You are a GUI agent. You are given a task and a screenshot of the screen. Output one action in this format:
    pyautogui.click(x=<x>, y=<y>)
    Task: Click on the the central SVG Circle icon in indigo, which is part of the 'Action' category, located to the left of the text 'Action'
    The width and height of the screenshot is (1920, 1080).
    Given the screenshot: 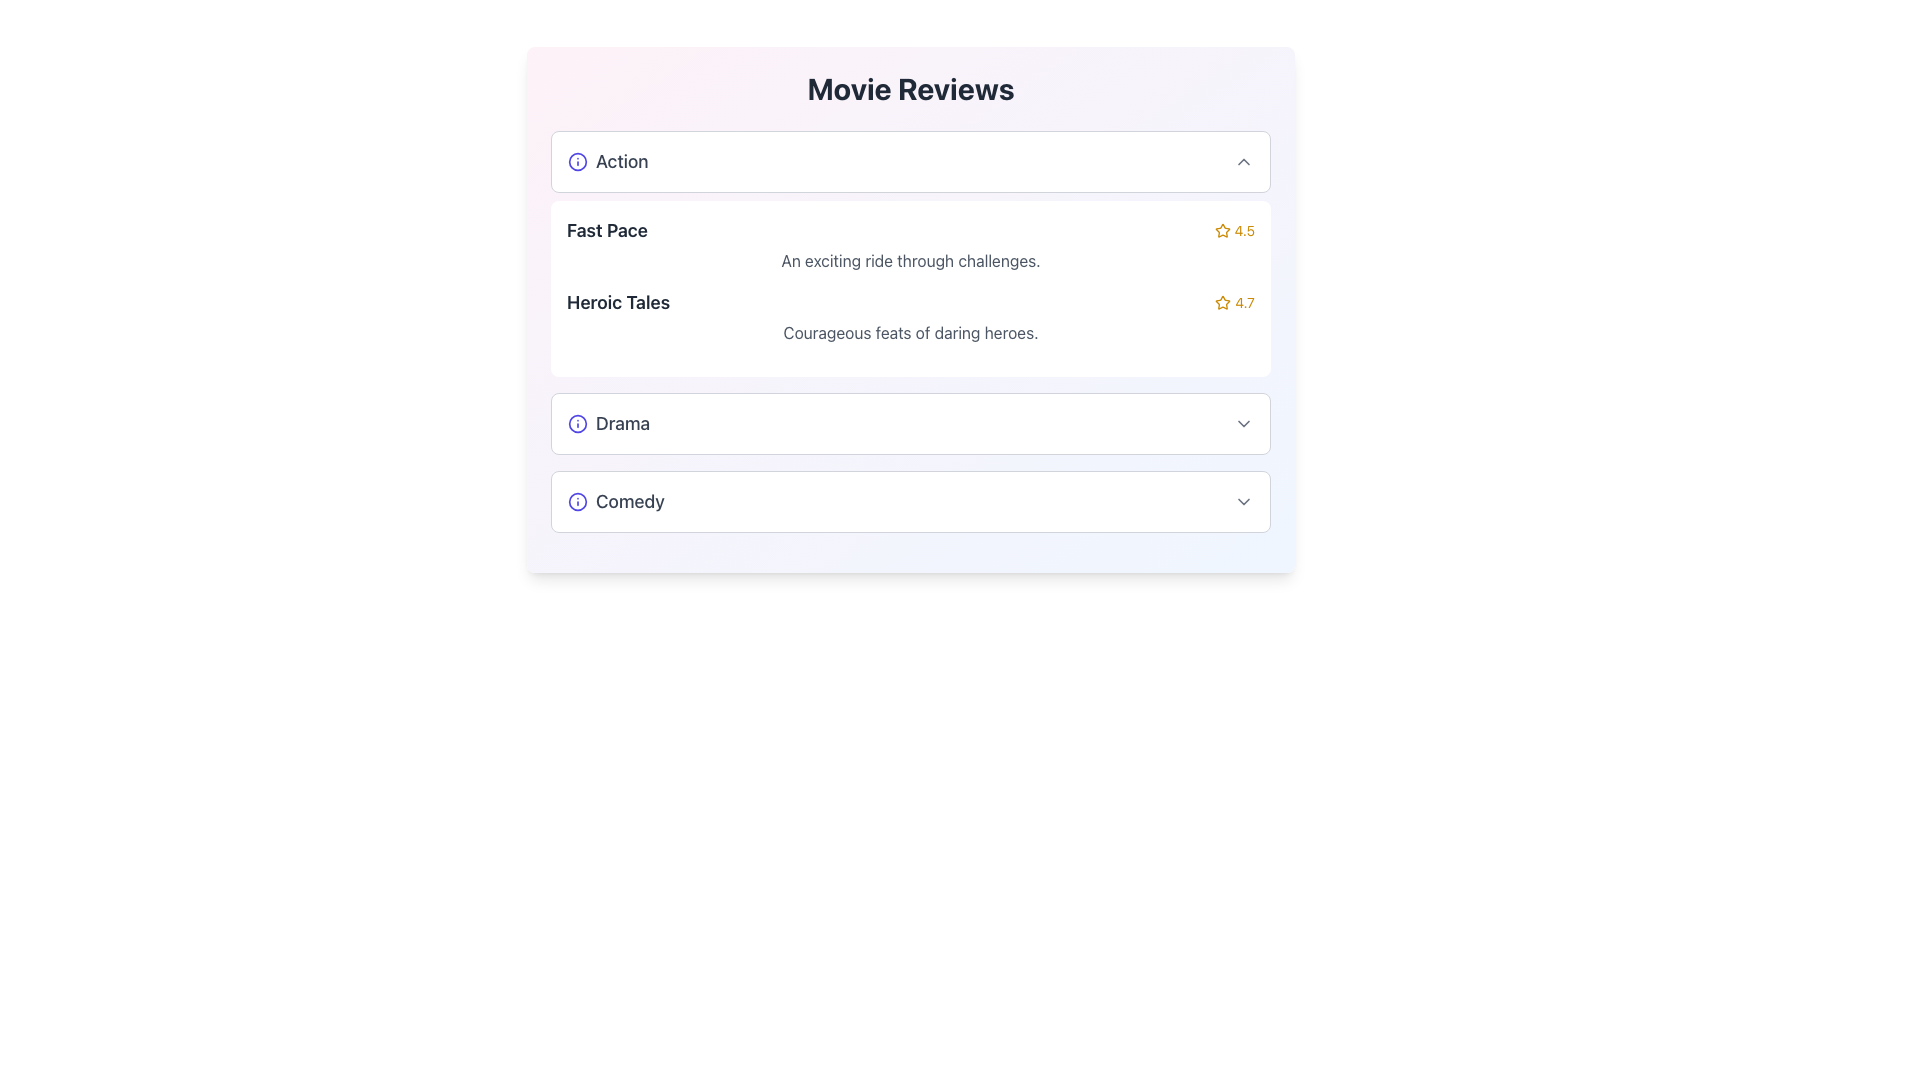 What is the action you would take?
    pyautogui.click(x=576, y=161)
    